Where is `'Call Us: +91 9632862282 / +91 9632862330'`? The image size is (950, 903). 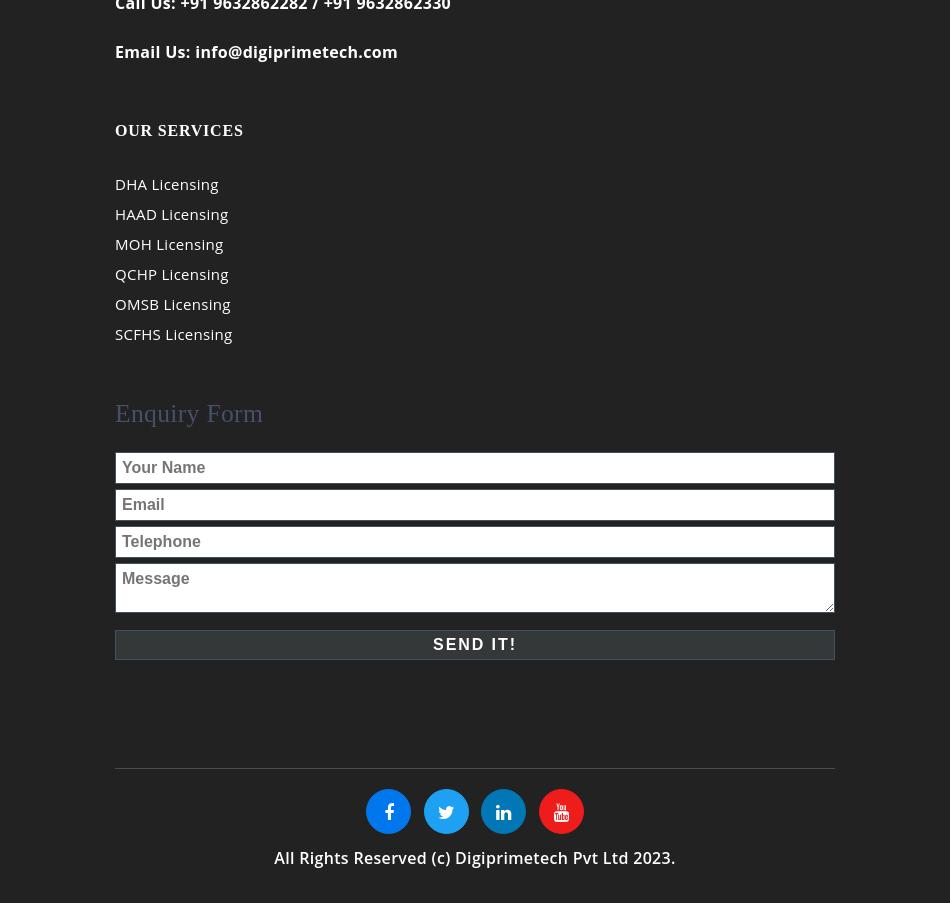 'Call Us: +91 9632862282 / +91 9632862330' is located at coordinates (282, 14).